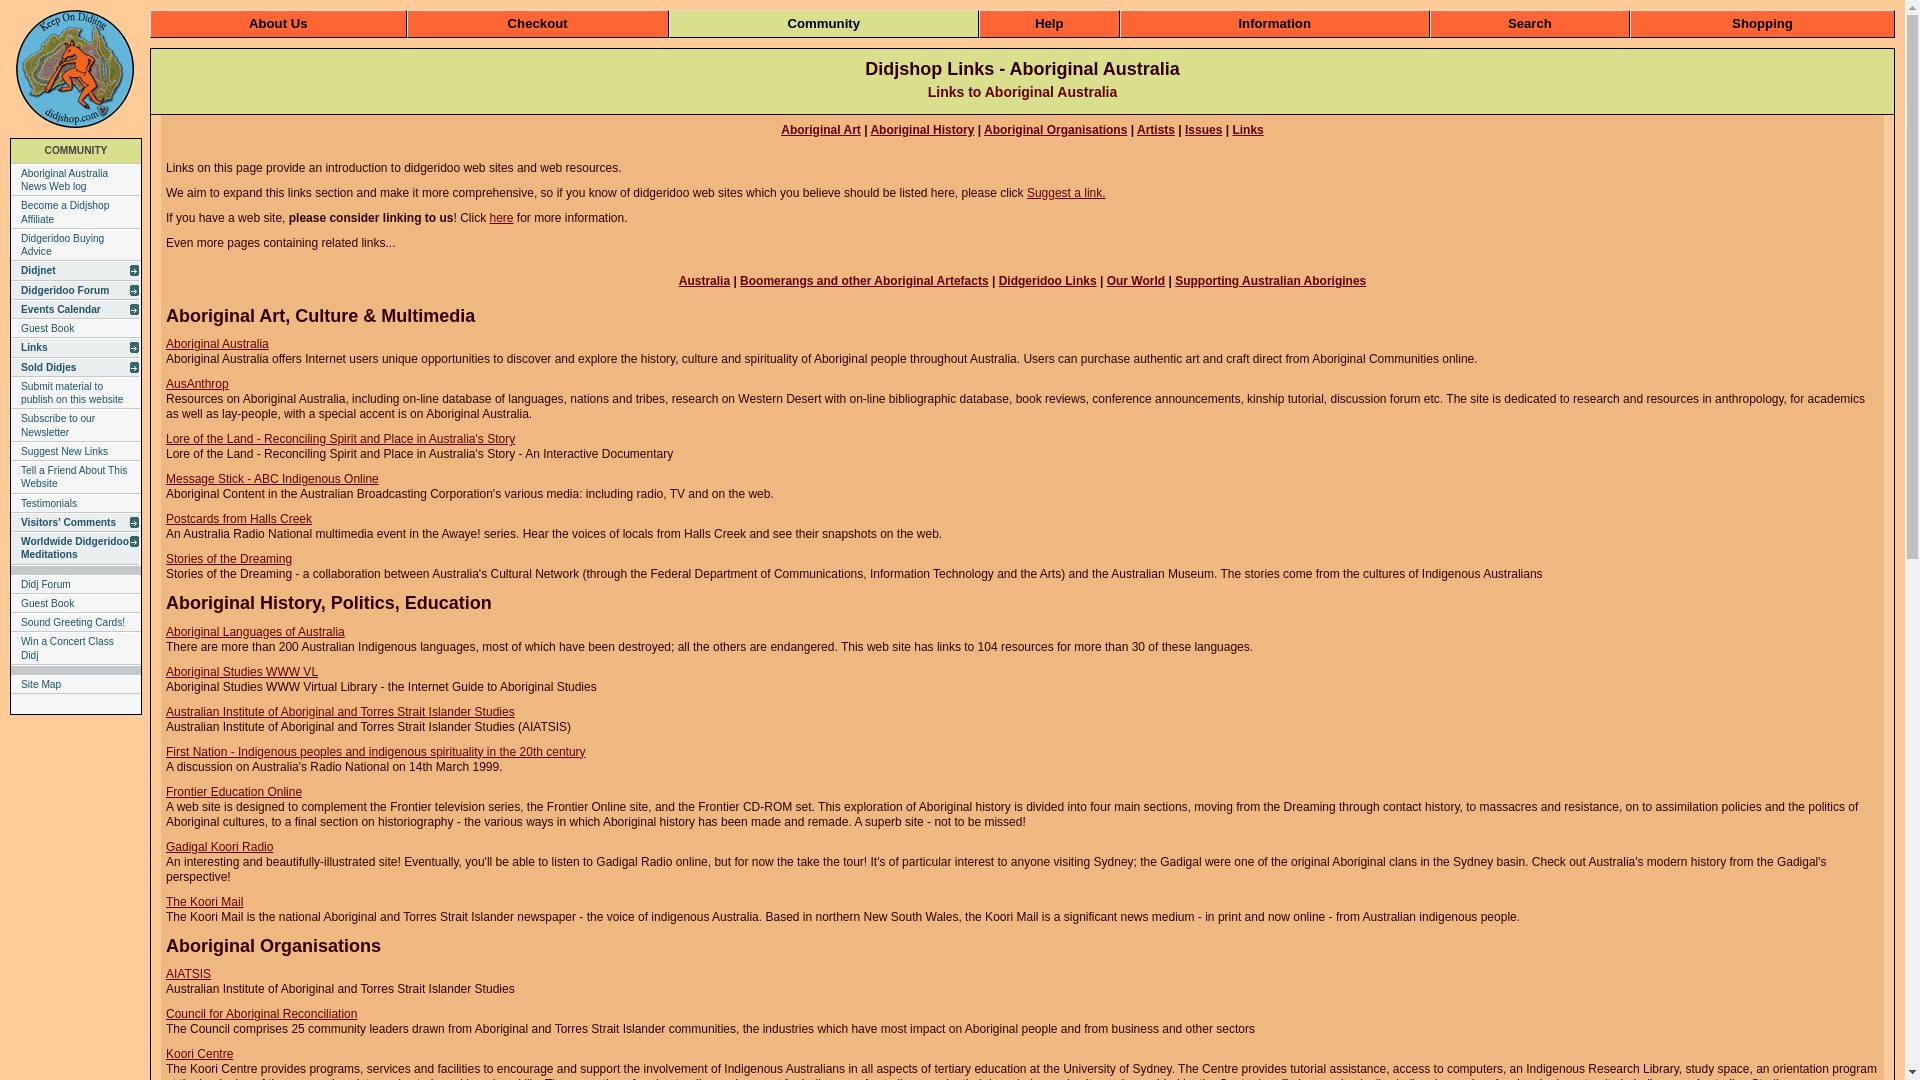 This screenshot has height=1080, width=1920. What do you see at coordinates (1065, 192) in the screenshot?
I see `'Suggest a link.'` at bounding box center [1065, 192].